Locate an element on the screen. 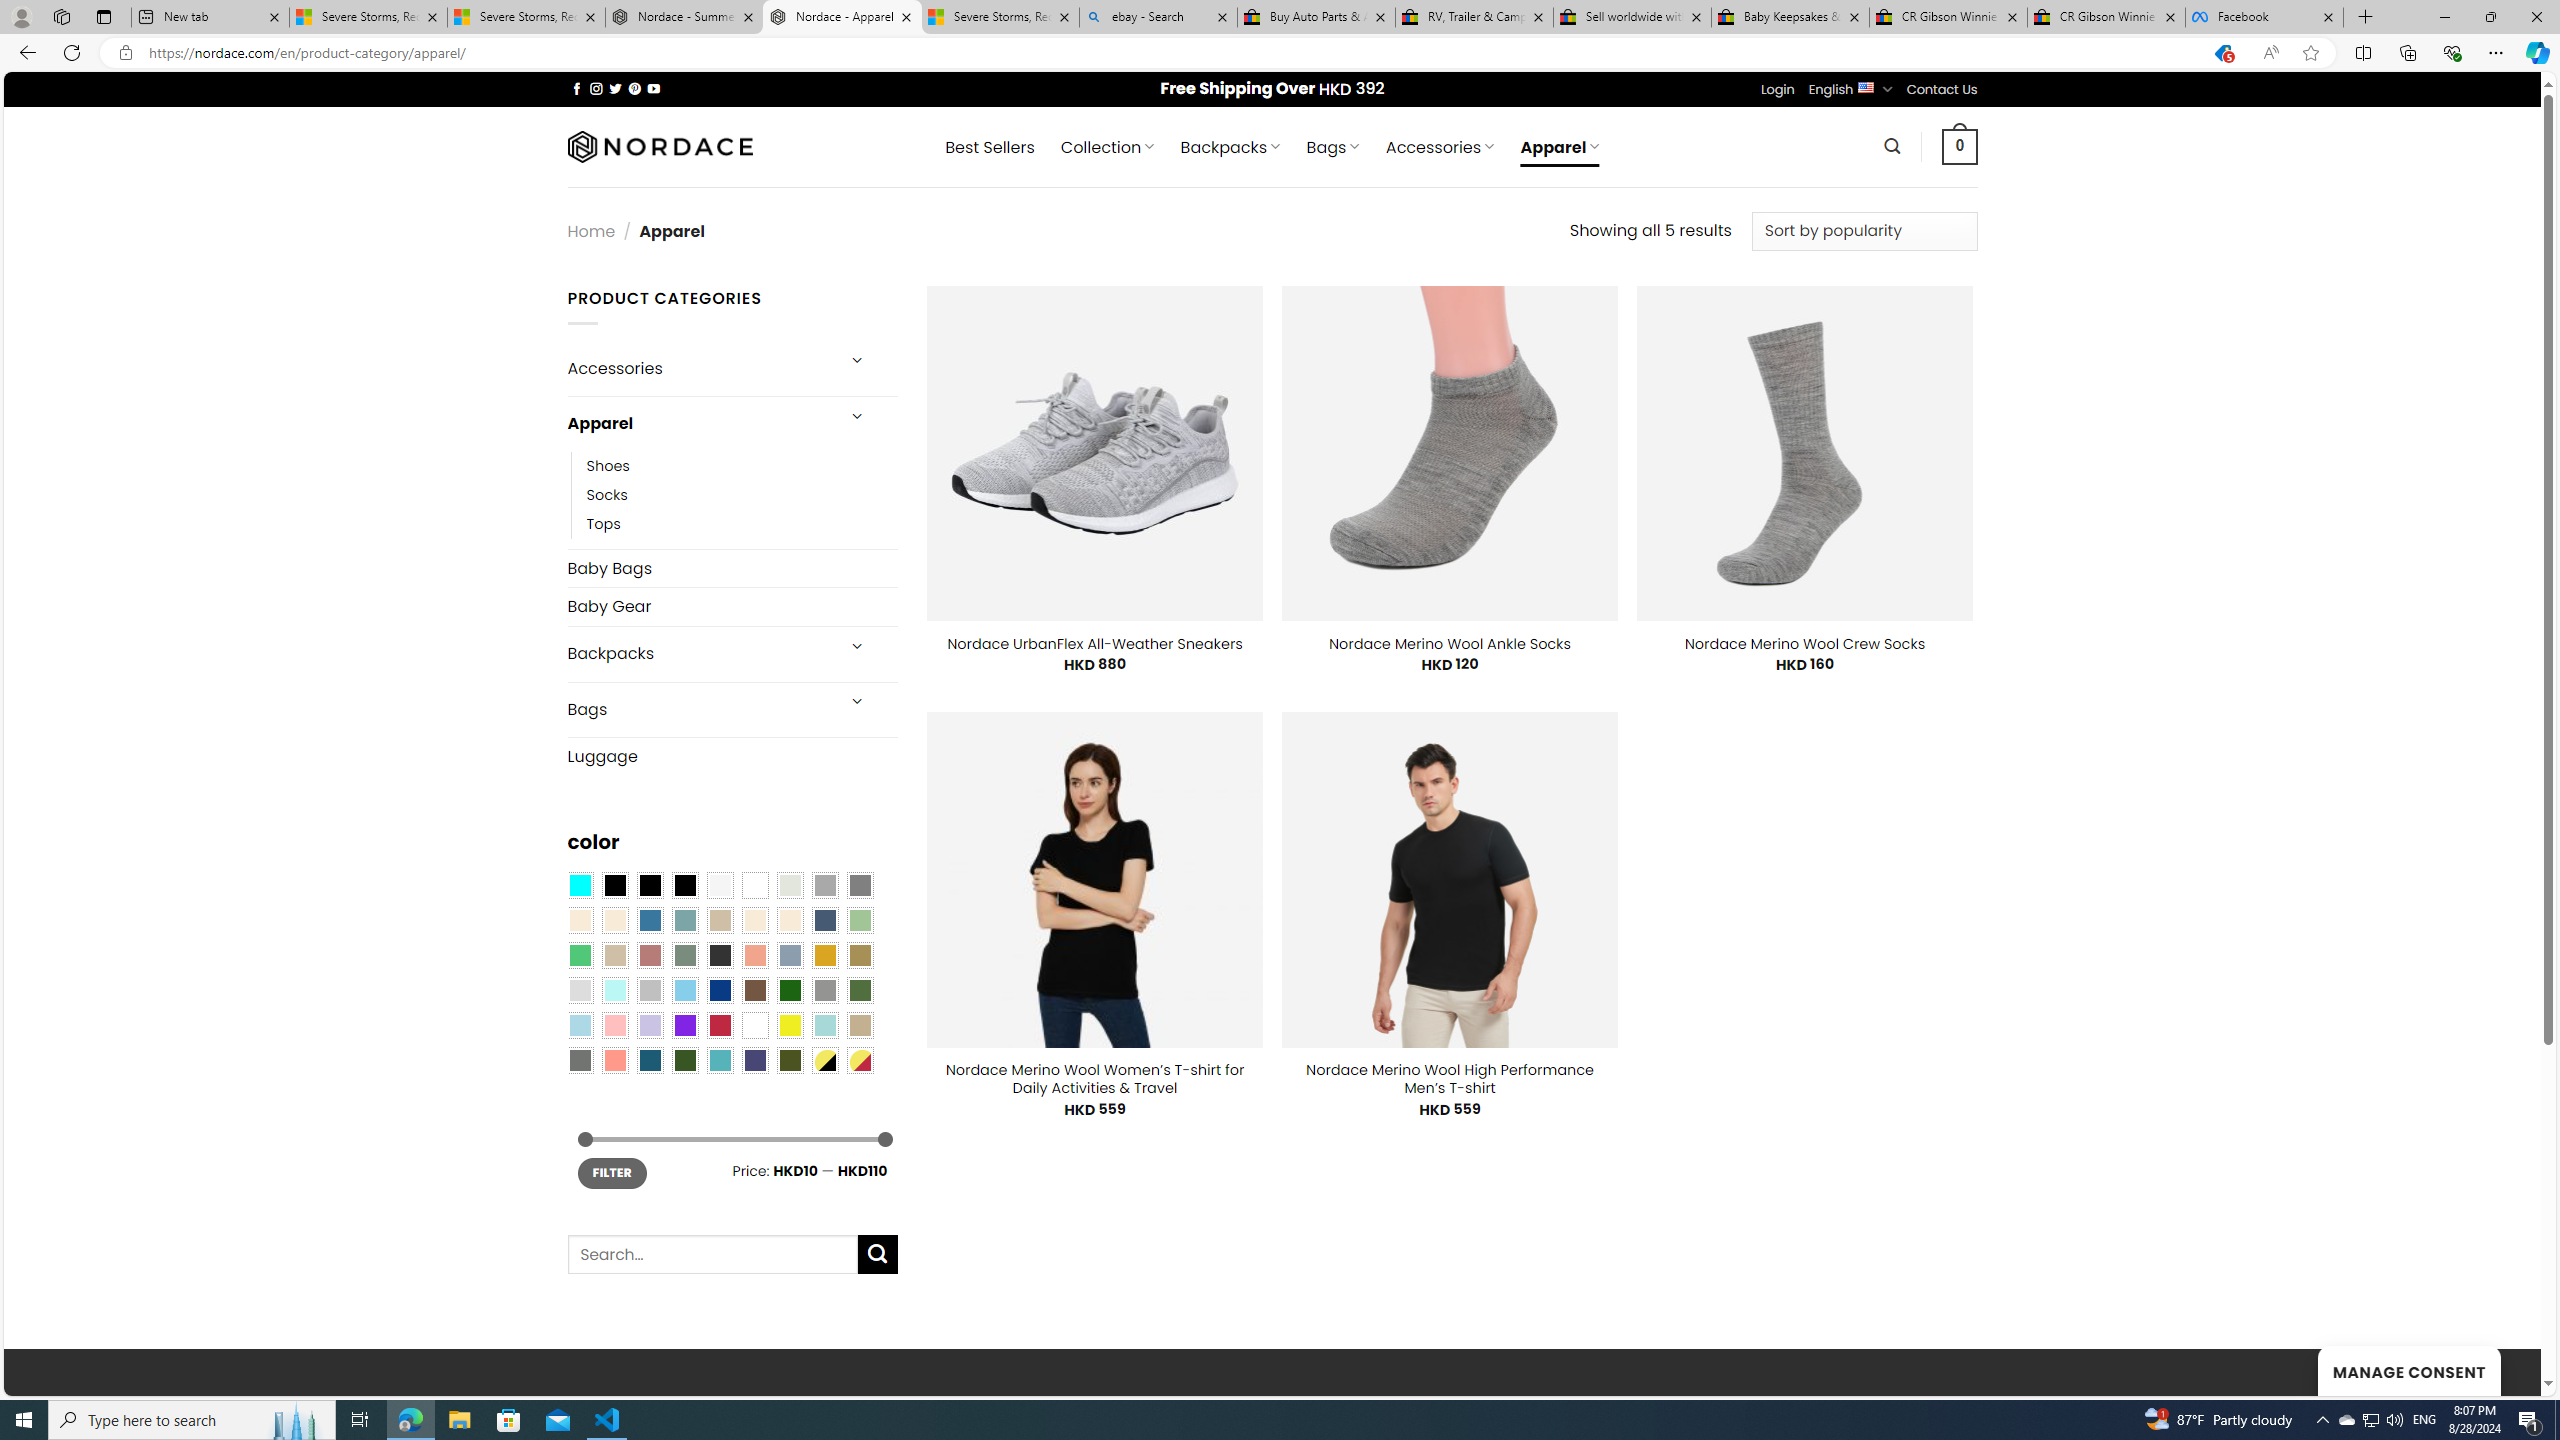 The width and height of the screenshot is (2560, 1440). 'Buy Auto Parts & Accessories | eBay' is located at coordinates (1314, 16).